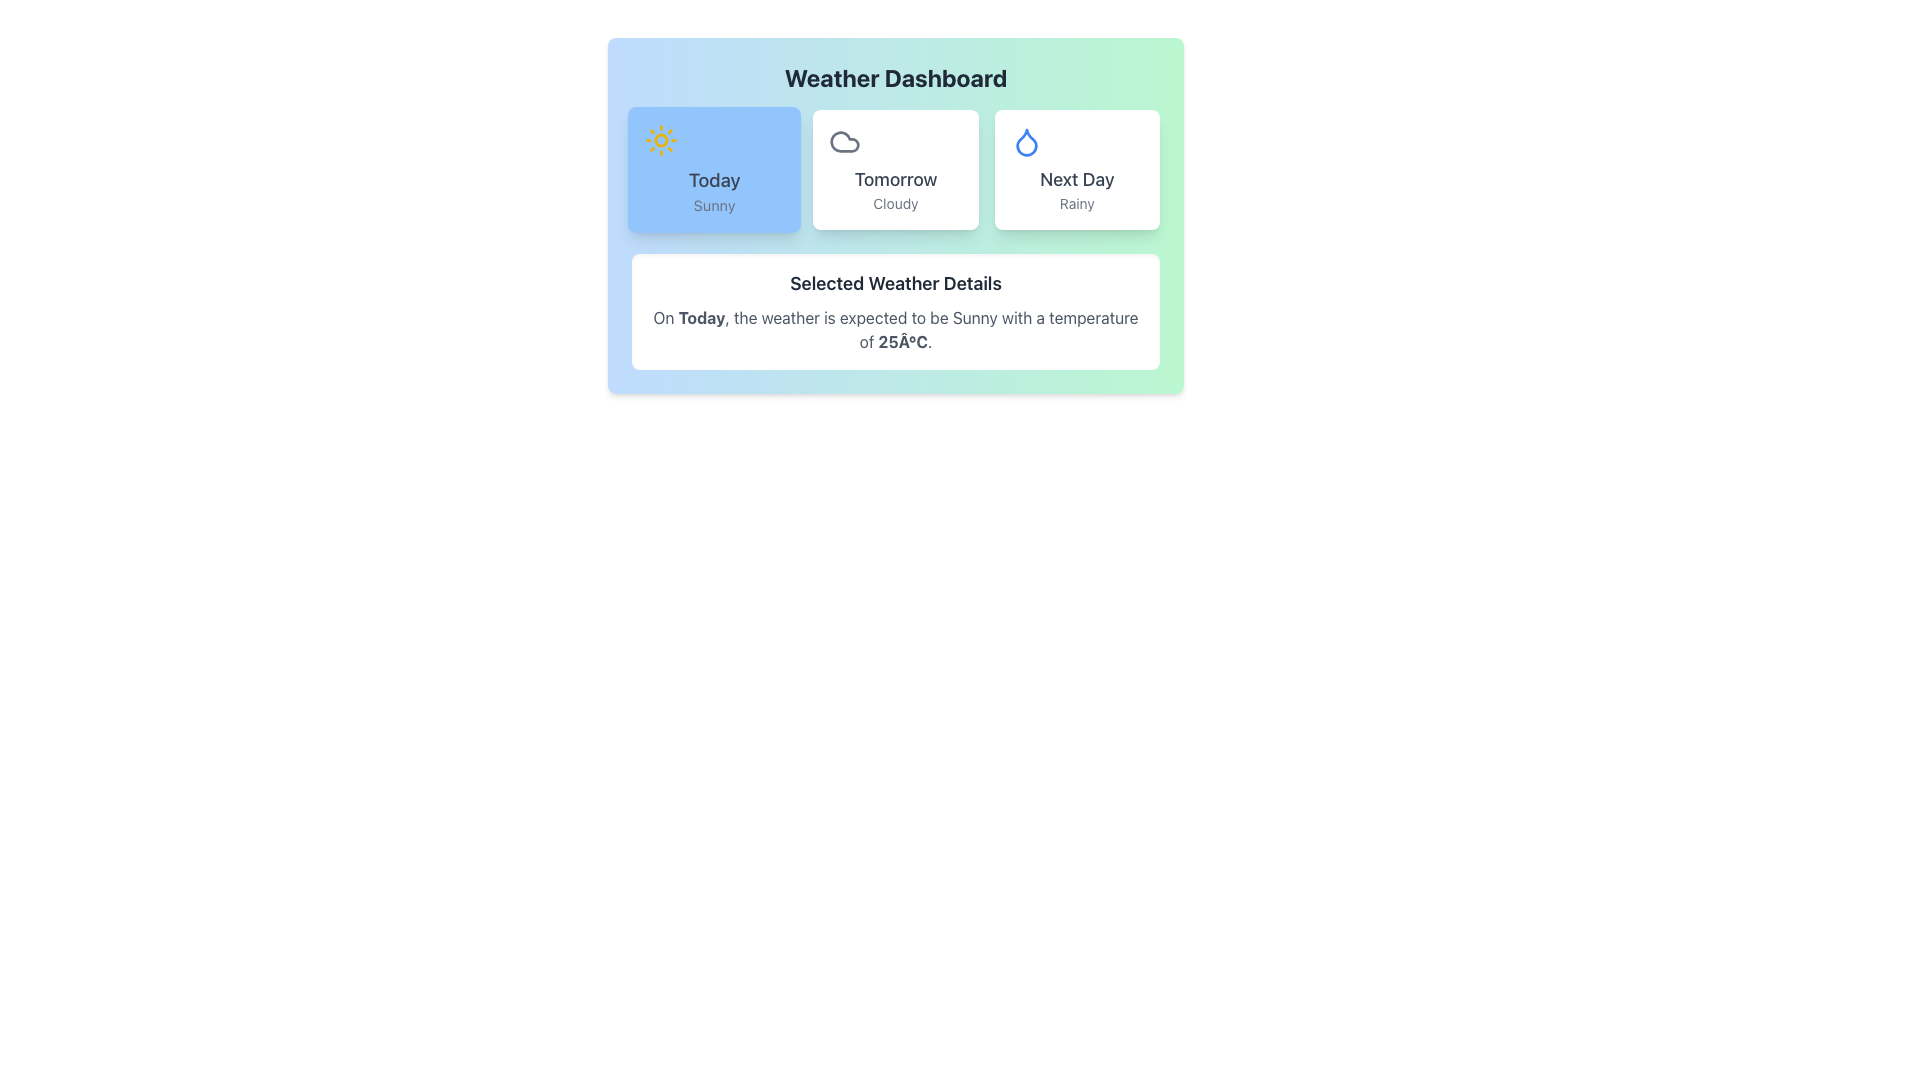 The image size is (1920, 1080). What do you see at coordinates (1026, 141) in the screenshot?
I see `the rain graphic icon representing the 'Rainy' forecast on the 'Next Day' card, which is the third card in the Weather Dashboard` at bounding box center [1026, 141].